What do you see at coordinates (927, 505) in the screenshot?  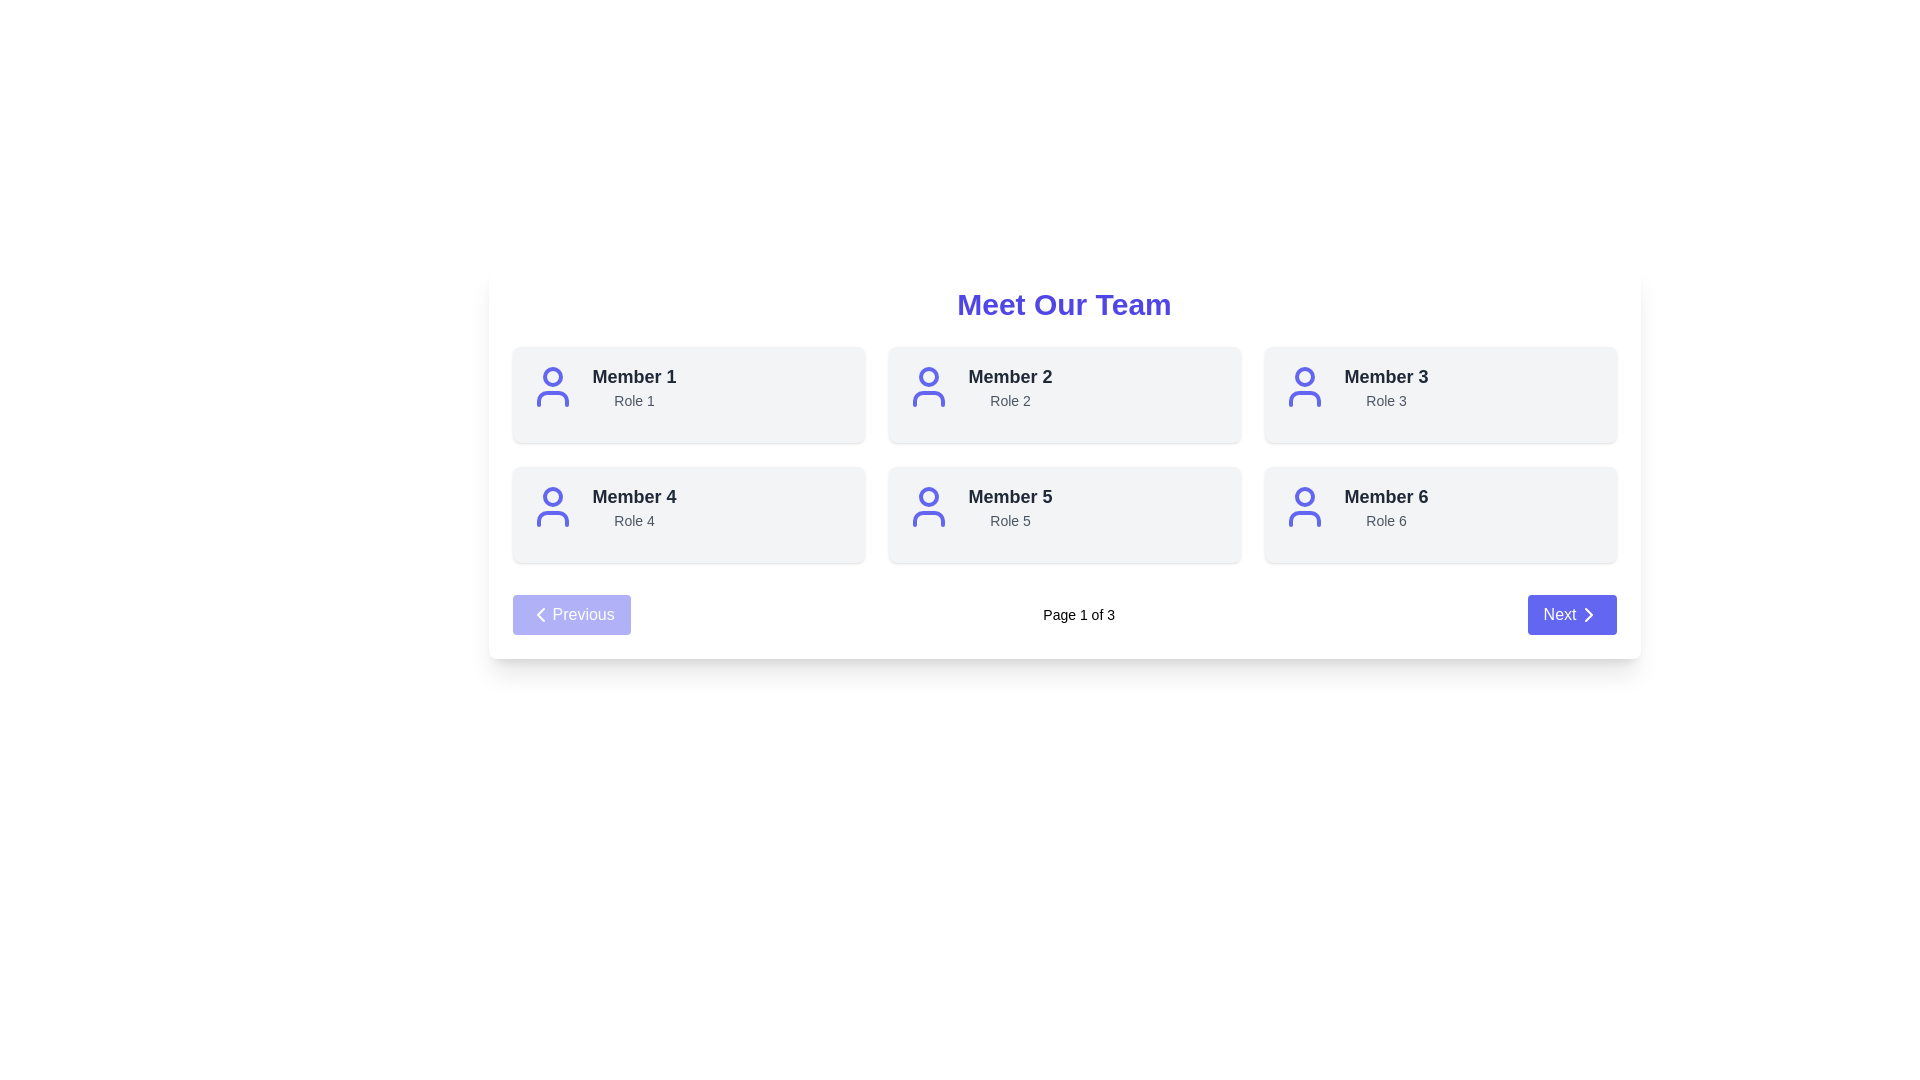 I see `the icon representing 'Member 5' located in the upper left section of the fifth card in the layout grid` at bounding box center [927, 505].